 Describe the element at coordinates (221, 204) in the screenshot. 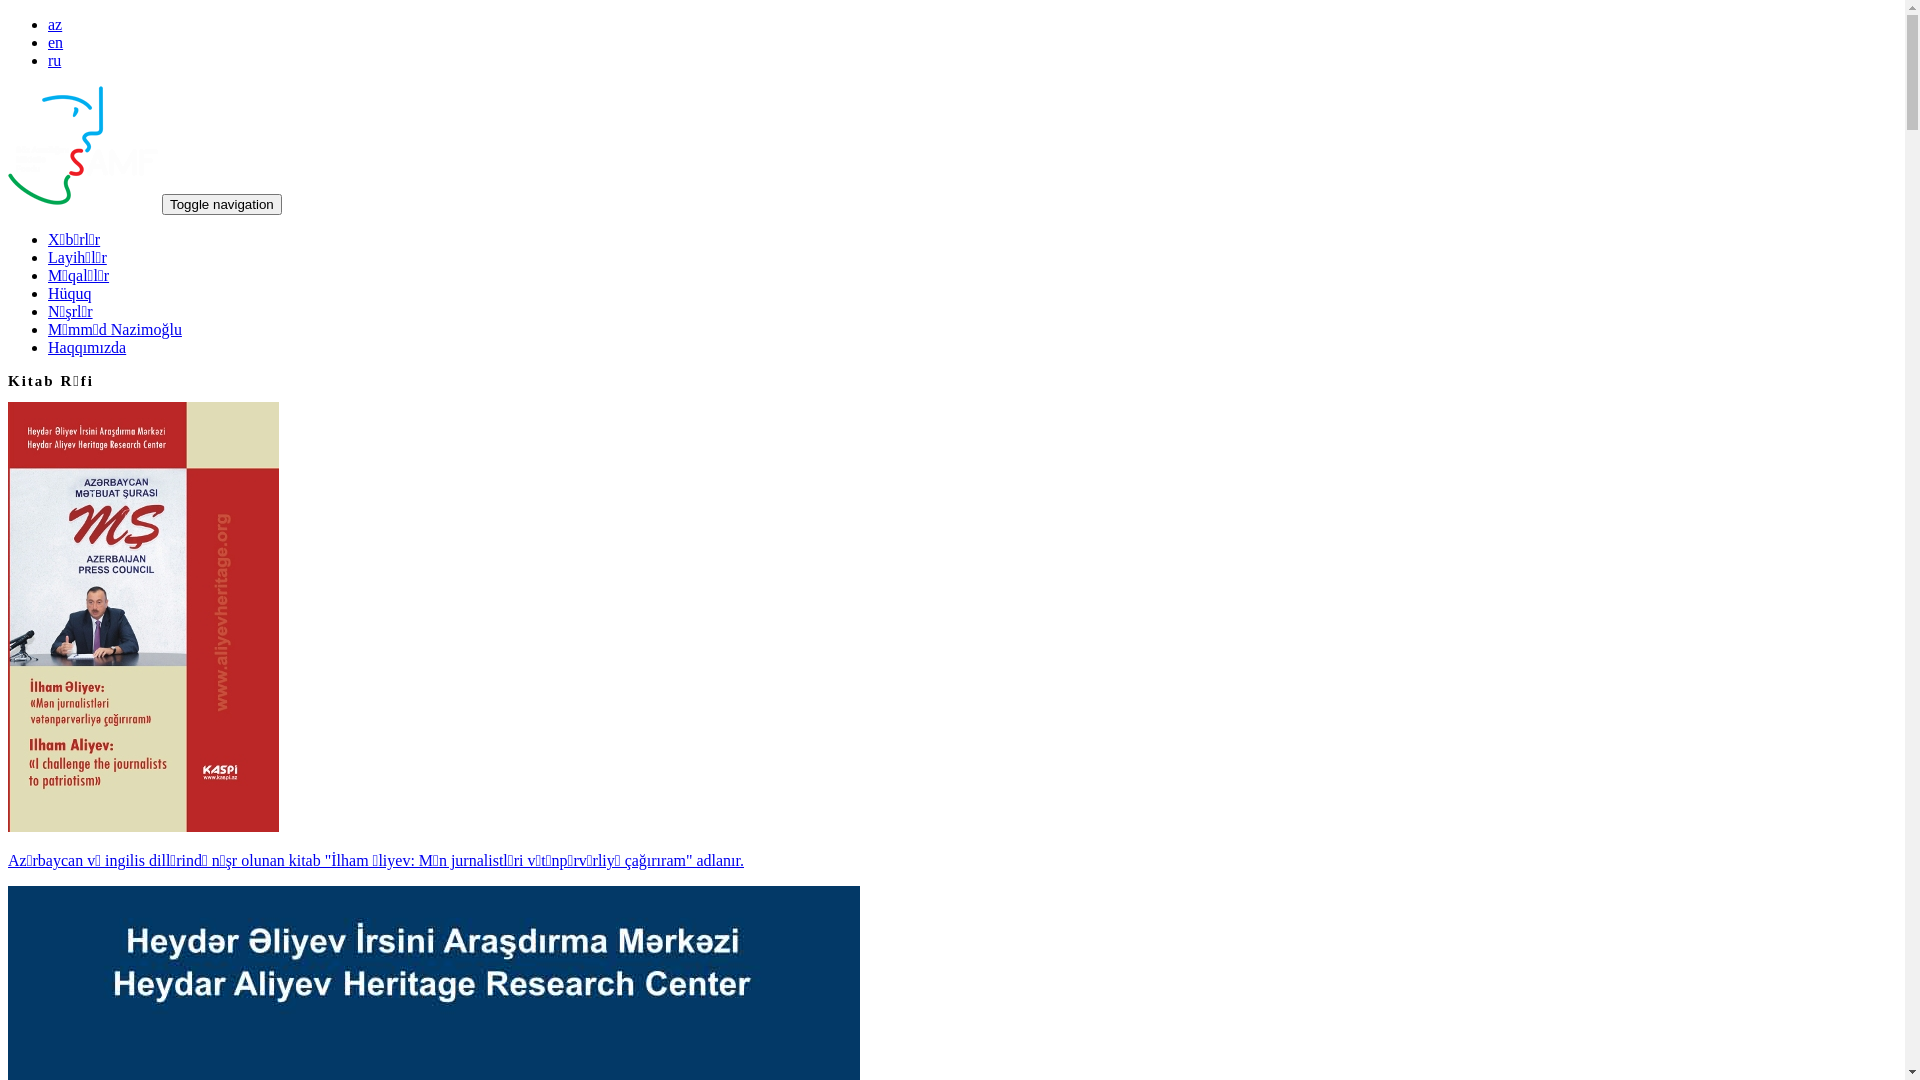

I see `'Toggle navigation'` at that location.